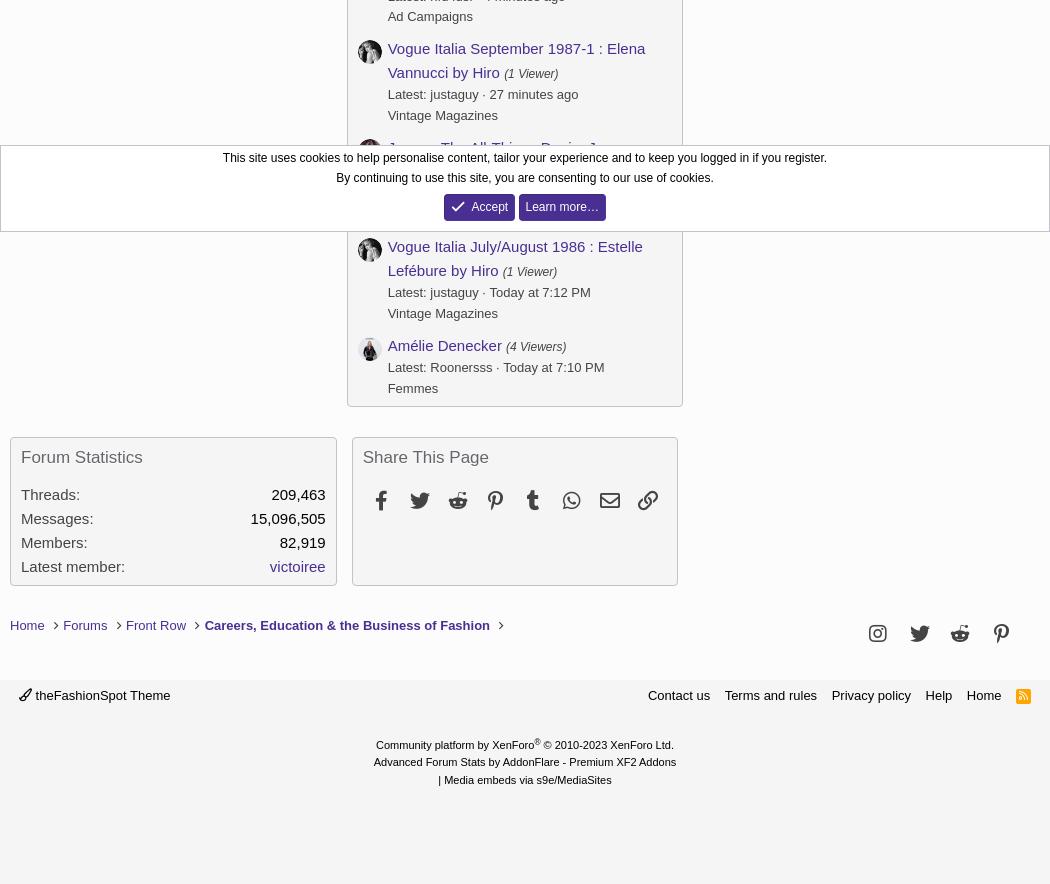 This screenshot has height=884, width=1050. Describe the element at coordinates (156, 624) in the screenshot. I see `'Front Row'` at that location.